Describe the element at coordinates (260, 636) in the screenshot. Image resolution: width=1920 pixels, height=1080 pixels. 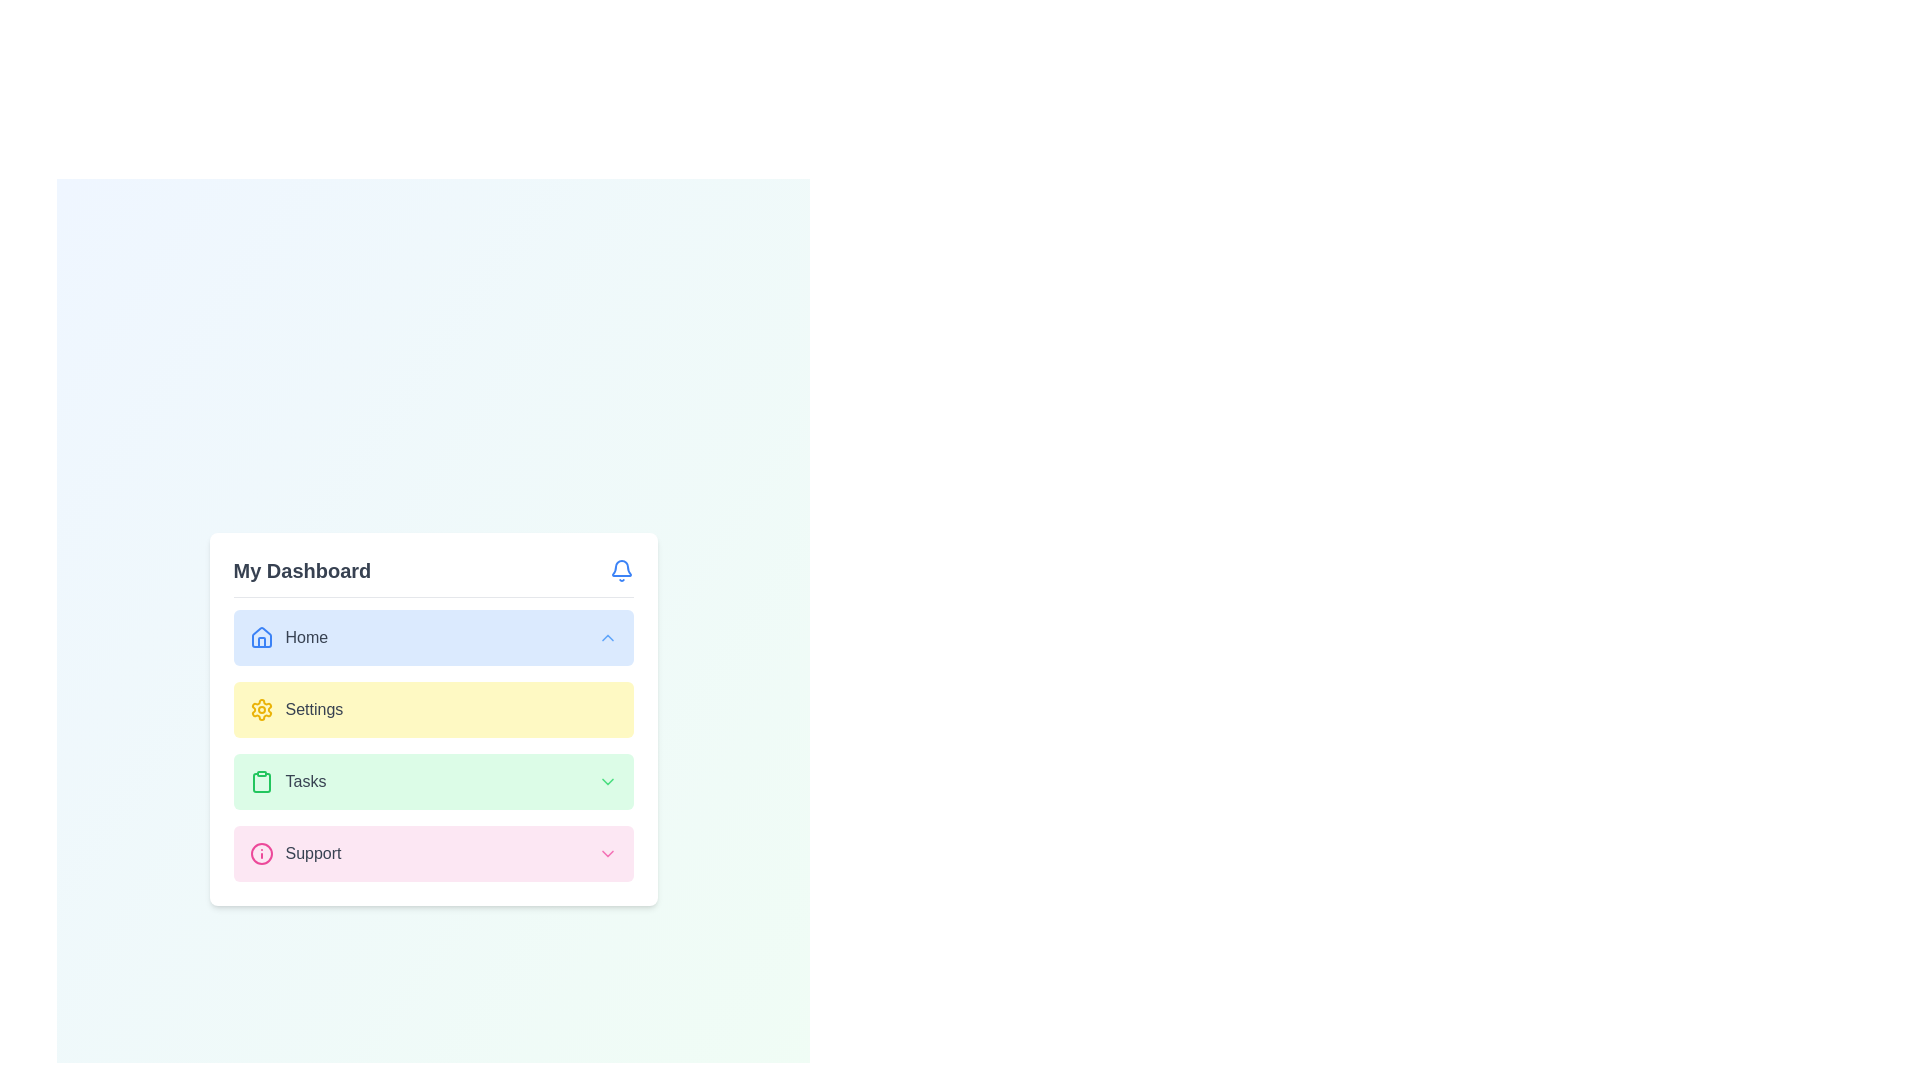
I see `the 'Home' icon located in the blue section of the dashboard interface, which serves as a visual indicator for the home section` at that location.